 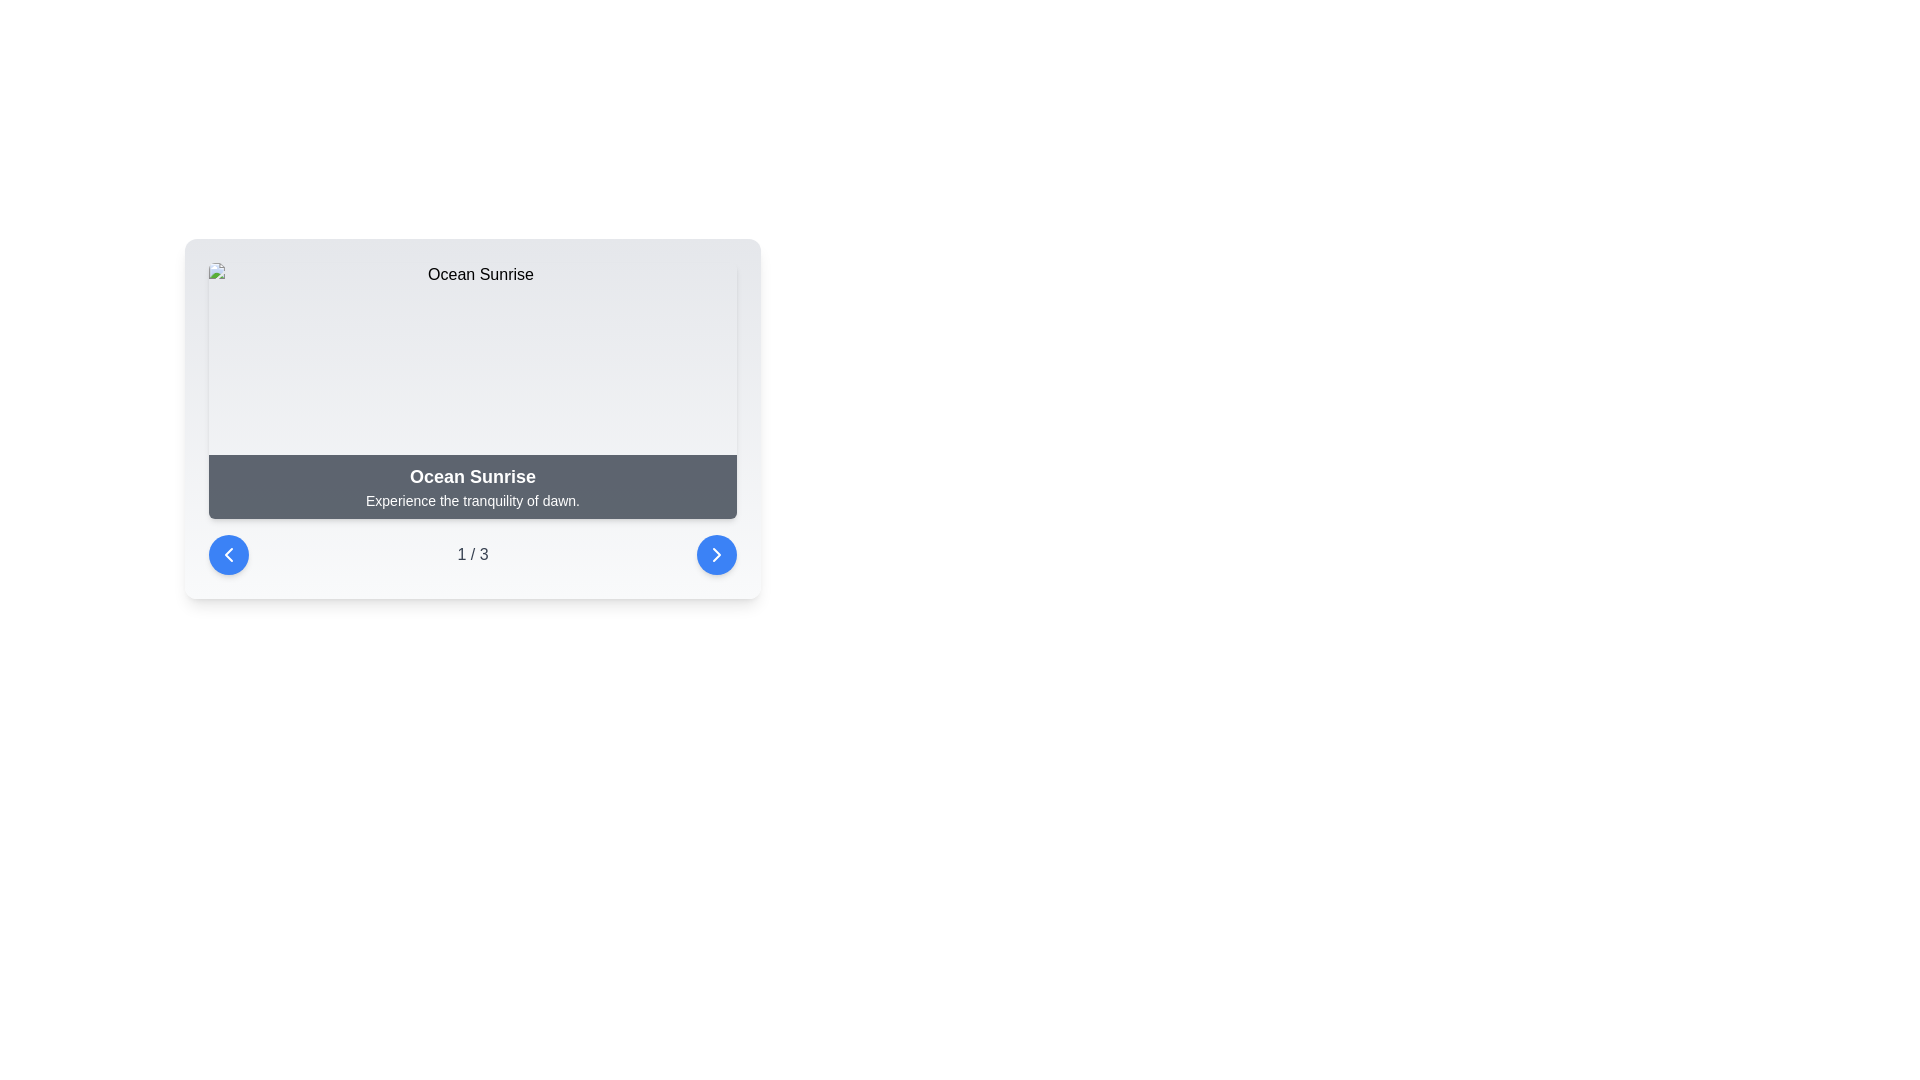 What do you see at coordinates (716, 555) in the screenshot?
I see `the 'Next' button located at the bottom right of the card layout` at bounding box center [716, 555].